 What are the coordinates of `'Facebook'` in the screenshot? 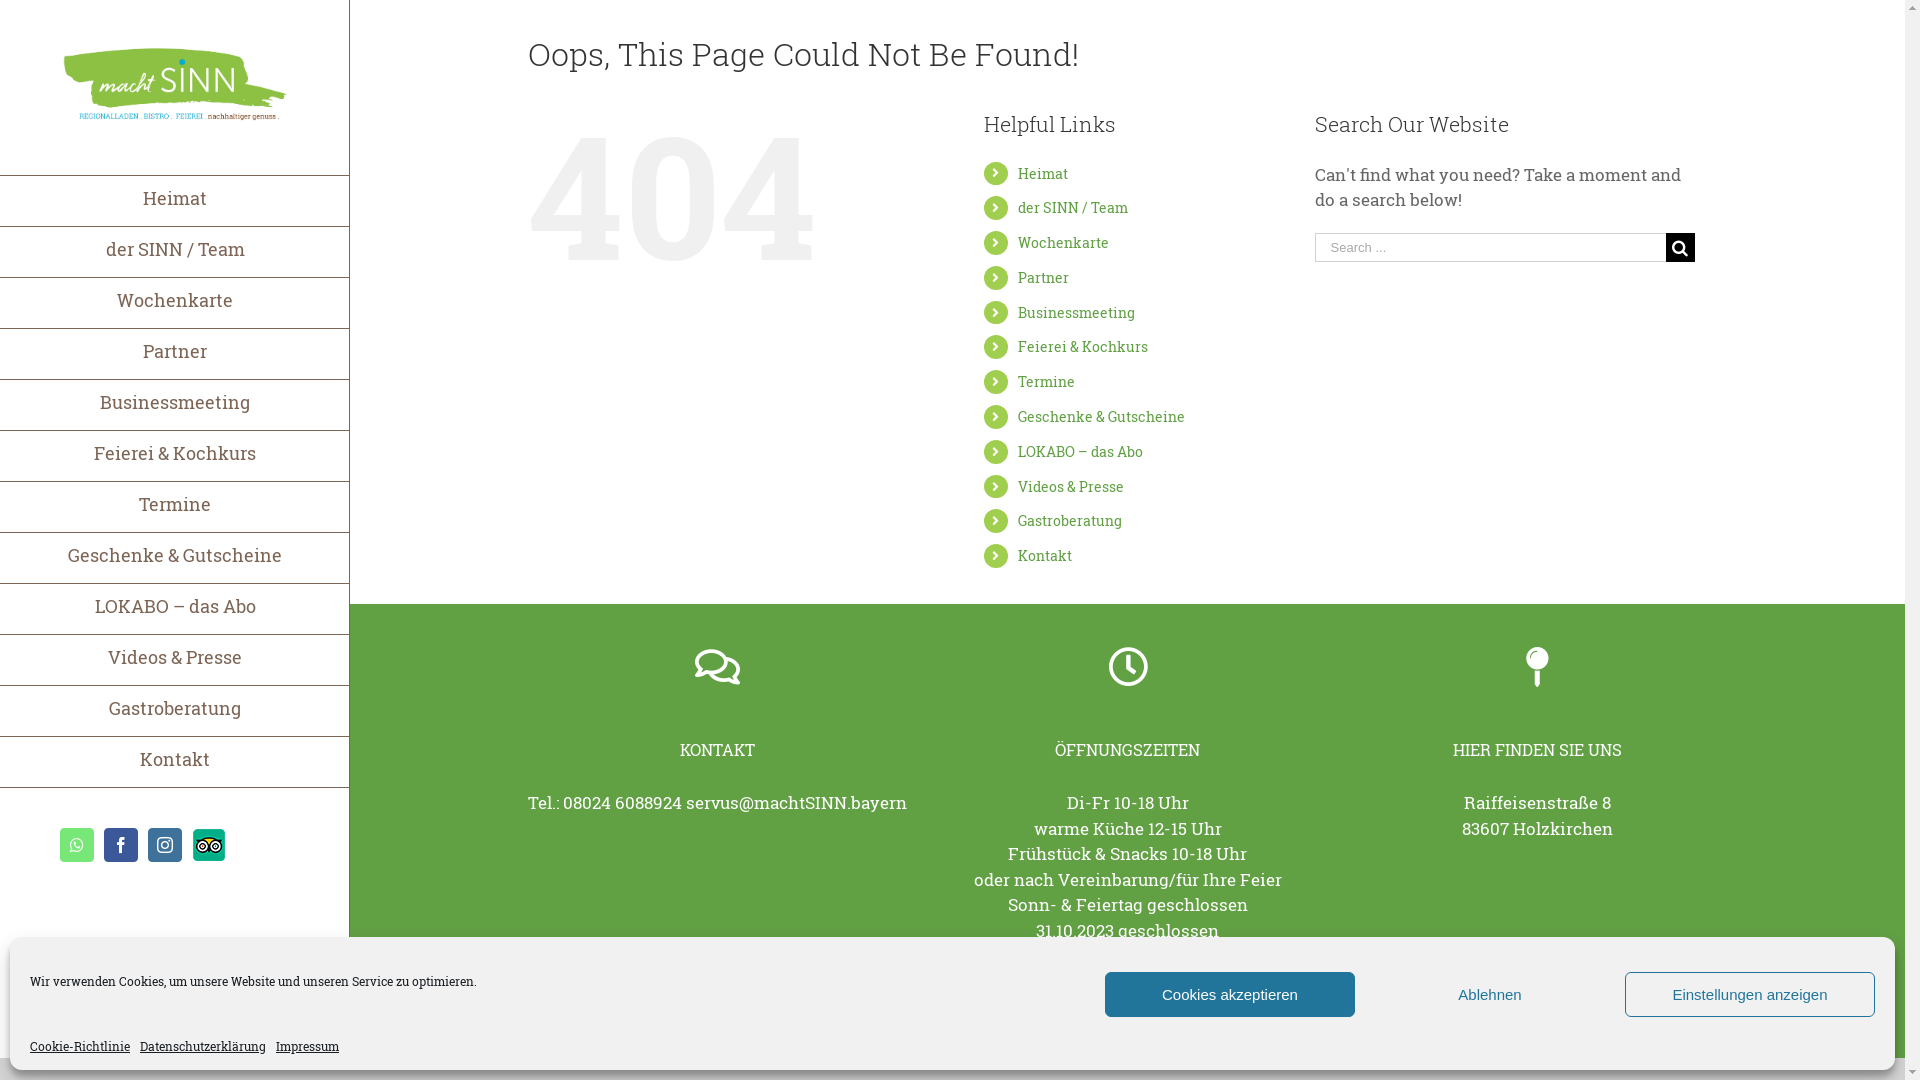 It's located at (103, 844).